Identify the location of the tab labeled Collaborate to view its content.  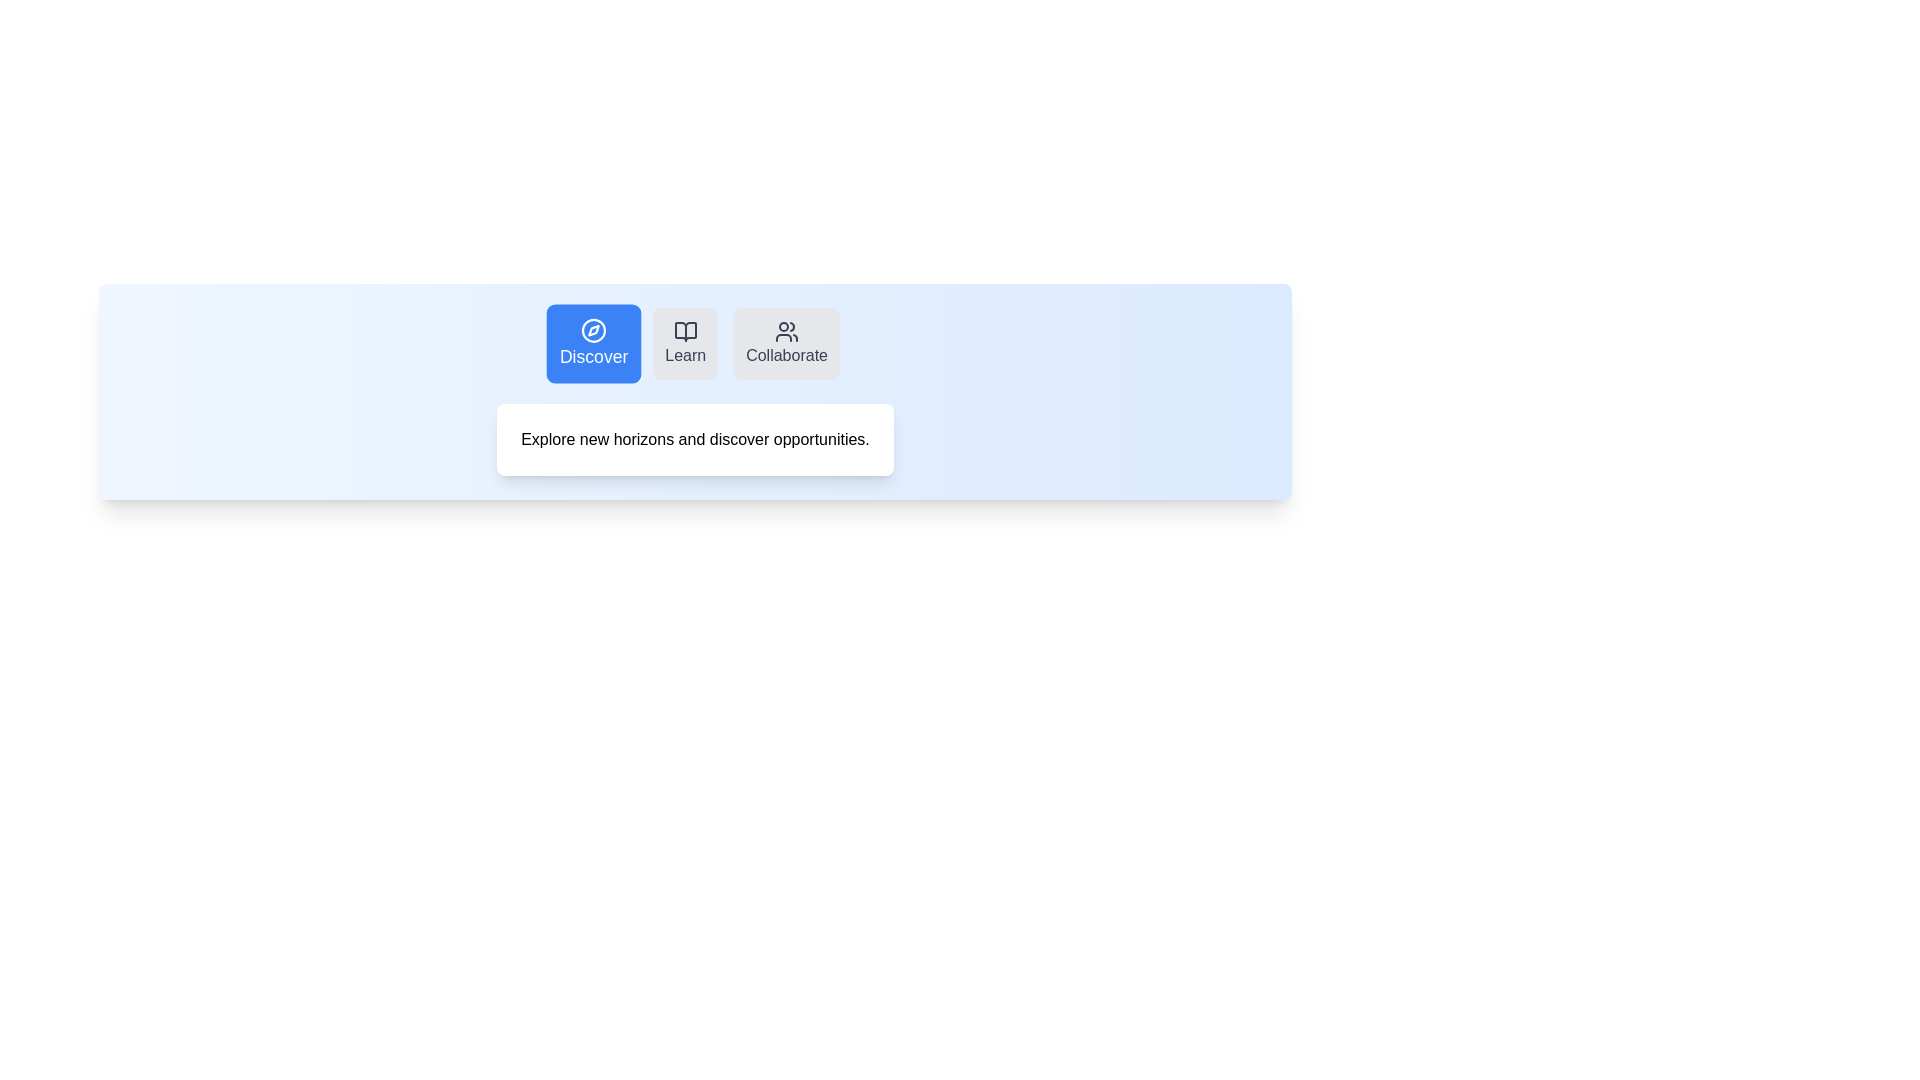
(786, 342).